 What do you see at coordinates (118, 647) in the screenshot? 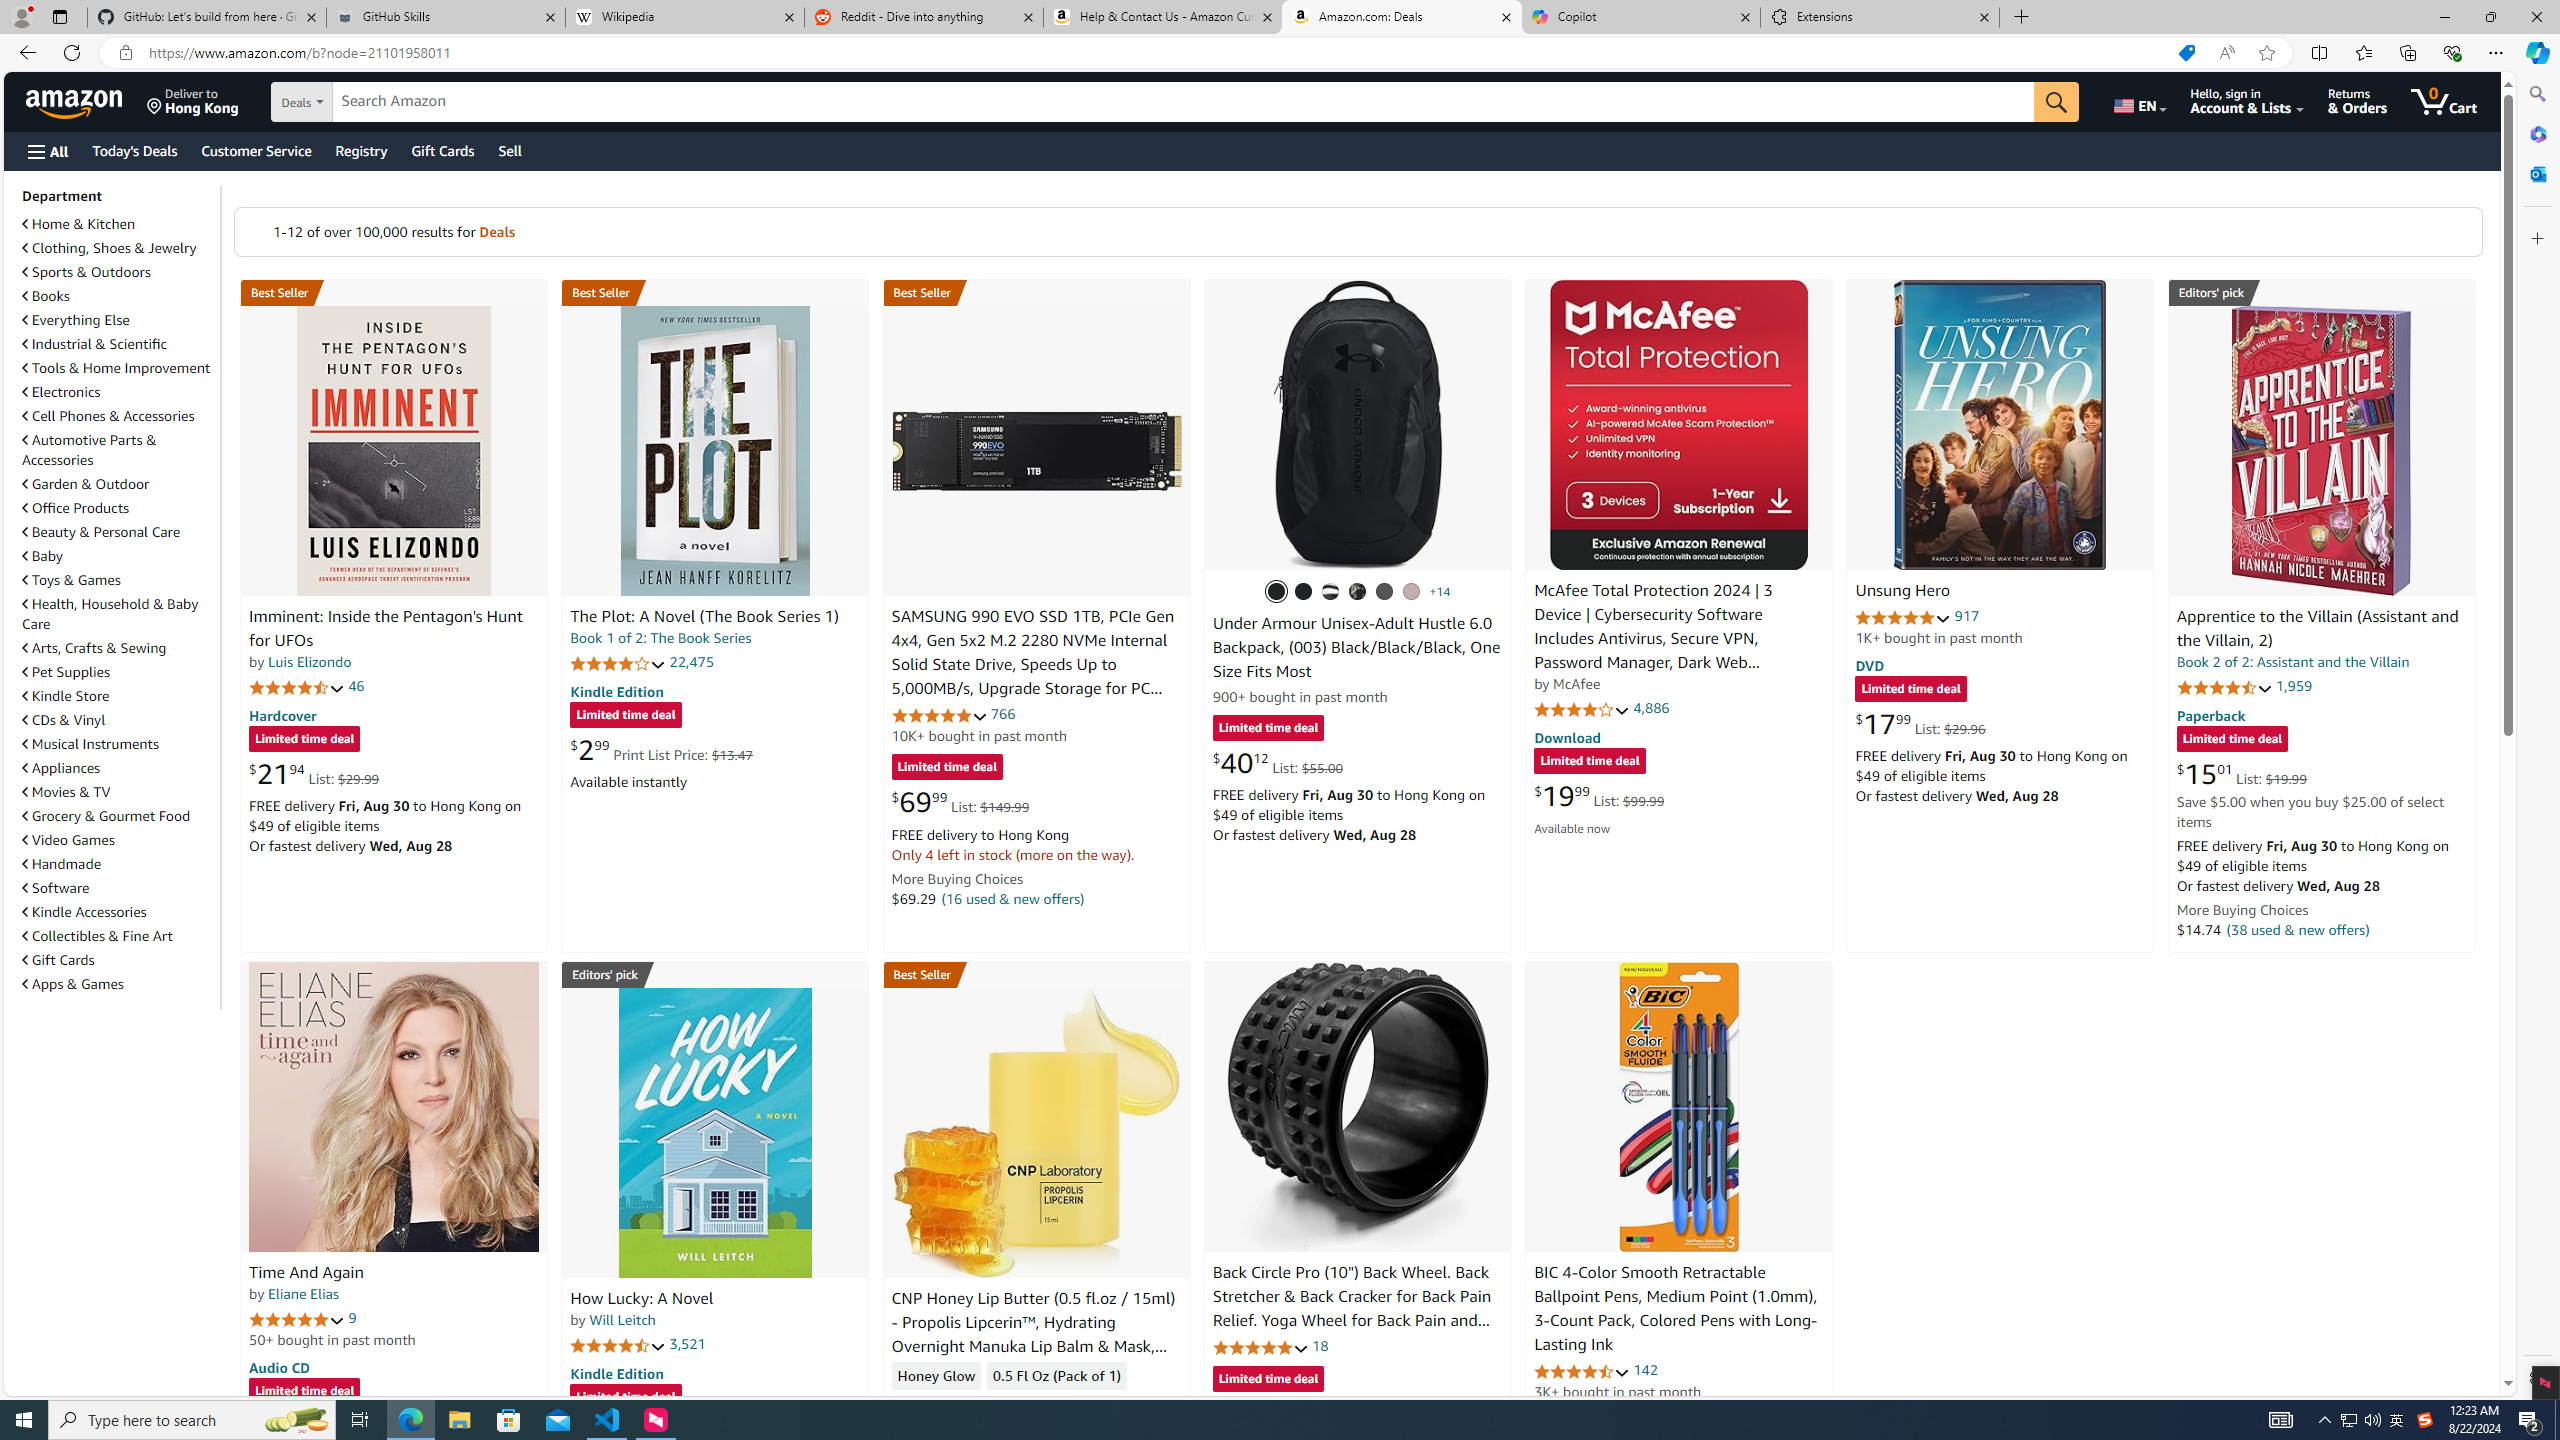
I see `'Arts, Crafts & Sewing'` at bounding box center [118, 647].